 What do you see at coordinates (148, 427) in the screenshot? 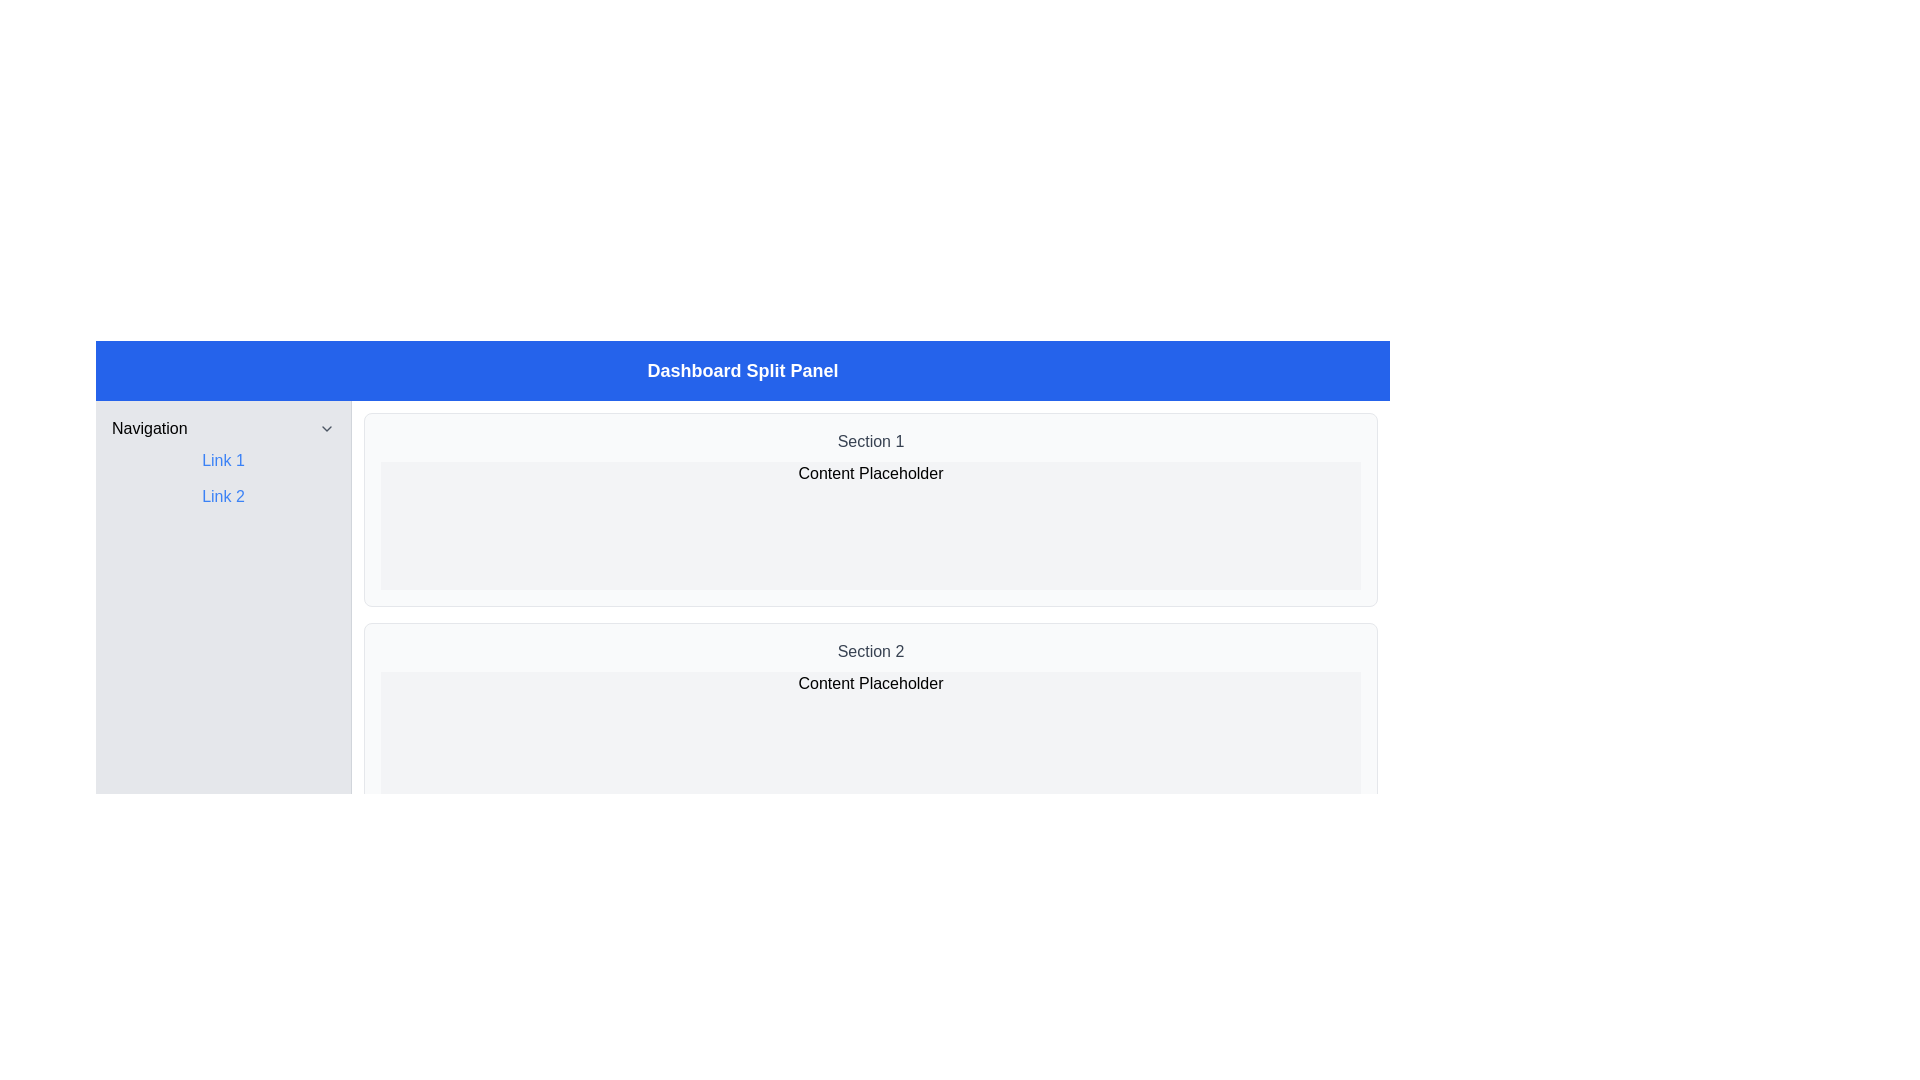
I see `Text label located in the top-left corner of the sidebar, which serves as a title or label for the navigation section` at bounding box center [148, 427].